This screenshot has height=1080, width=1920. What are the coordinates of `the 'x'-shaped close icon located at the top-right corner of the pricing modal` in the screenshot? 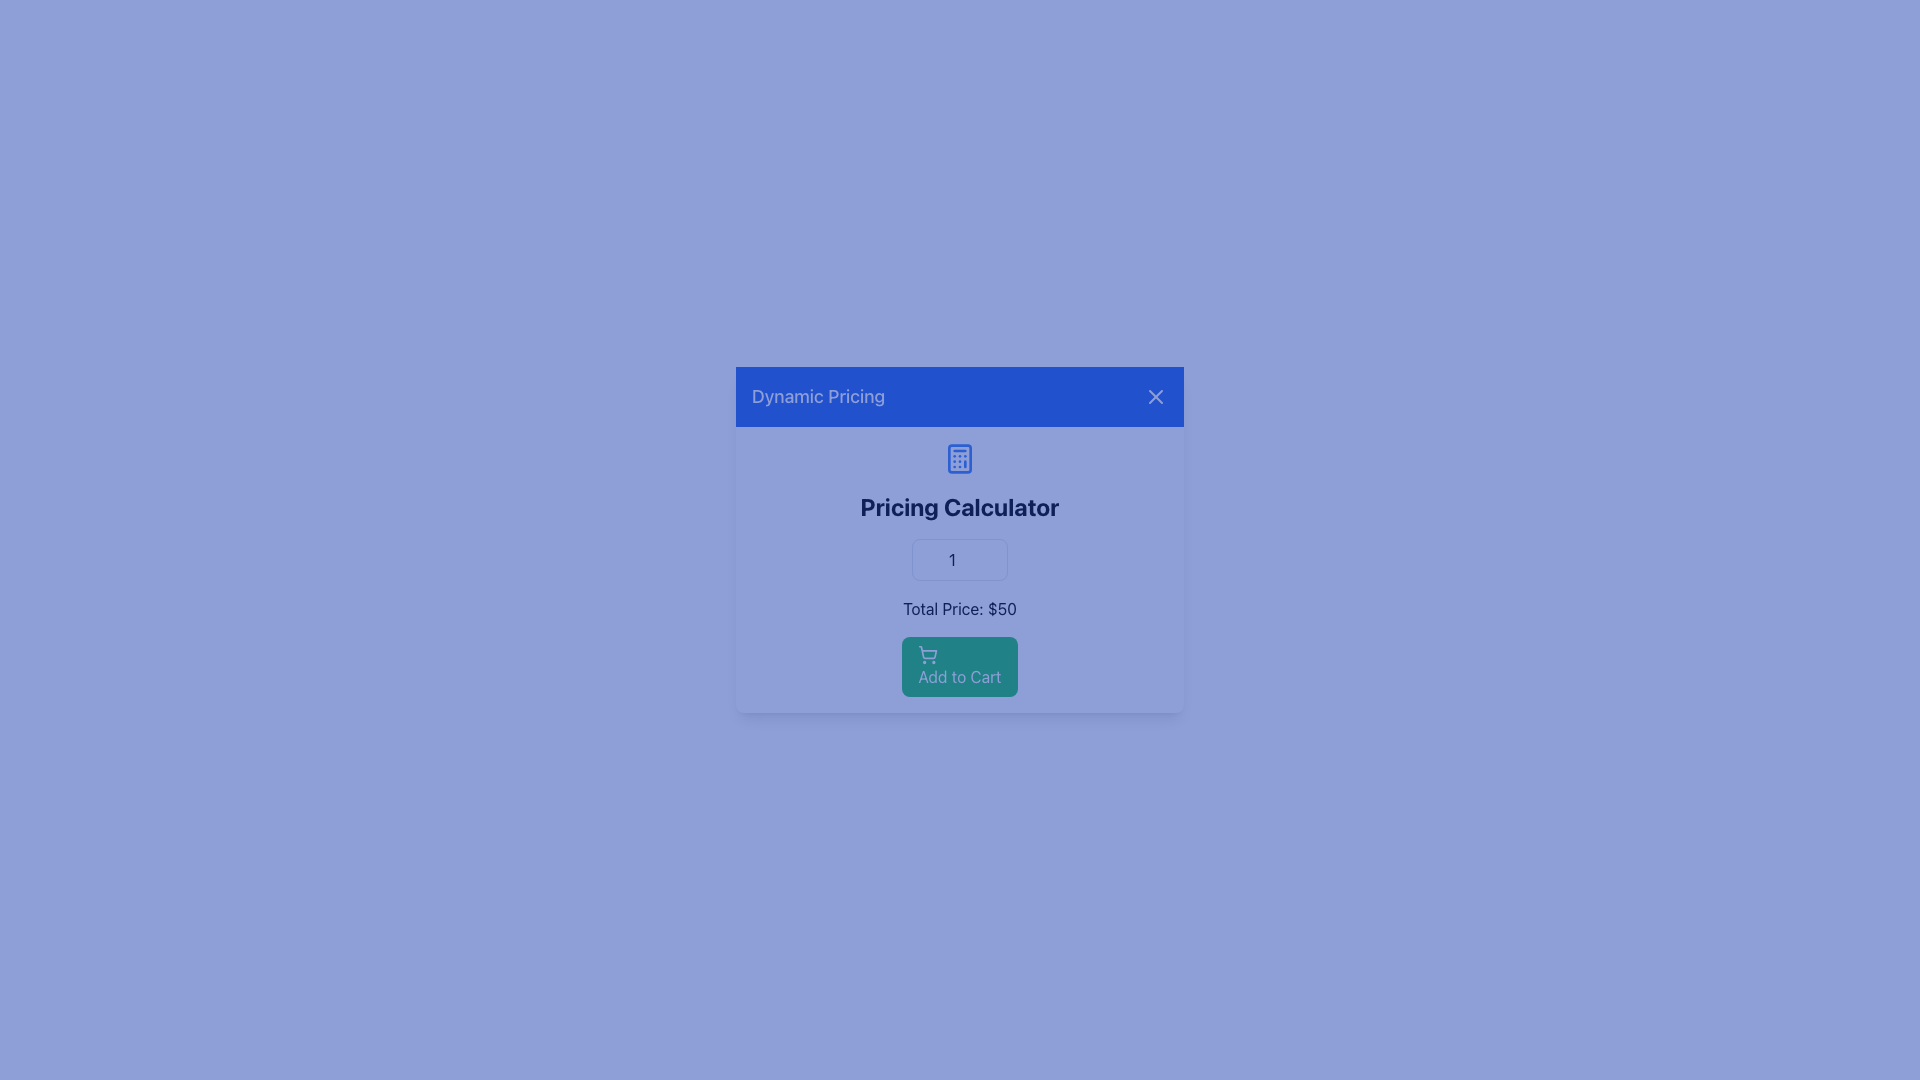 It's located at (1156, 397).